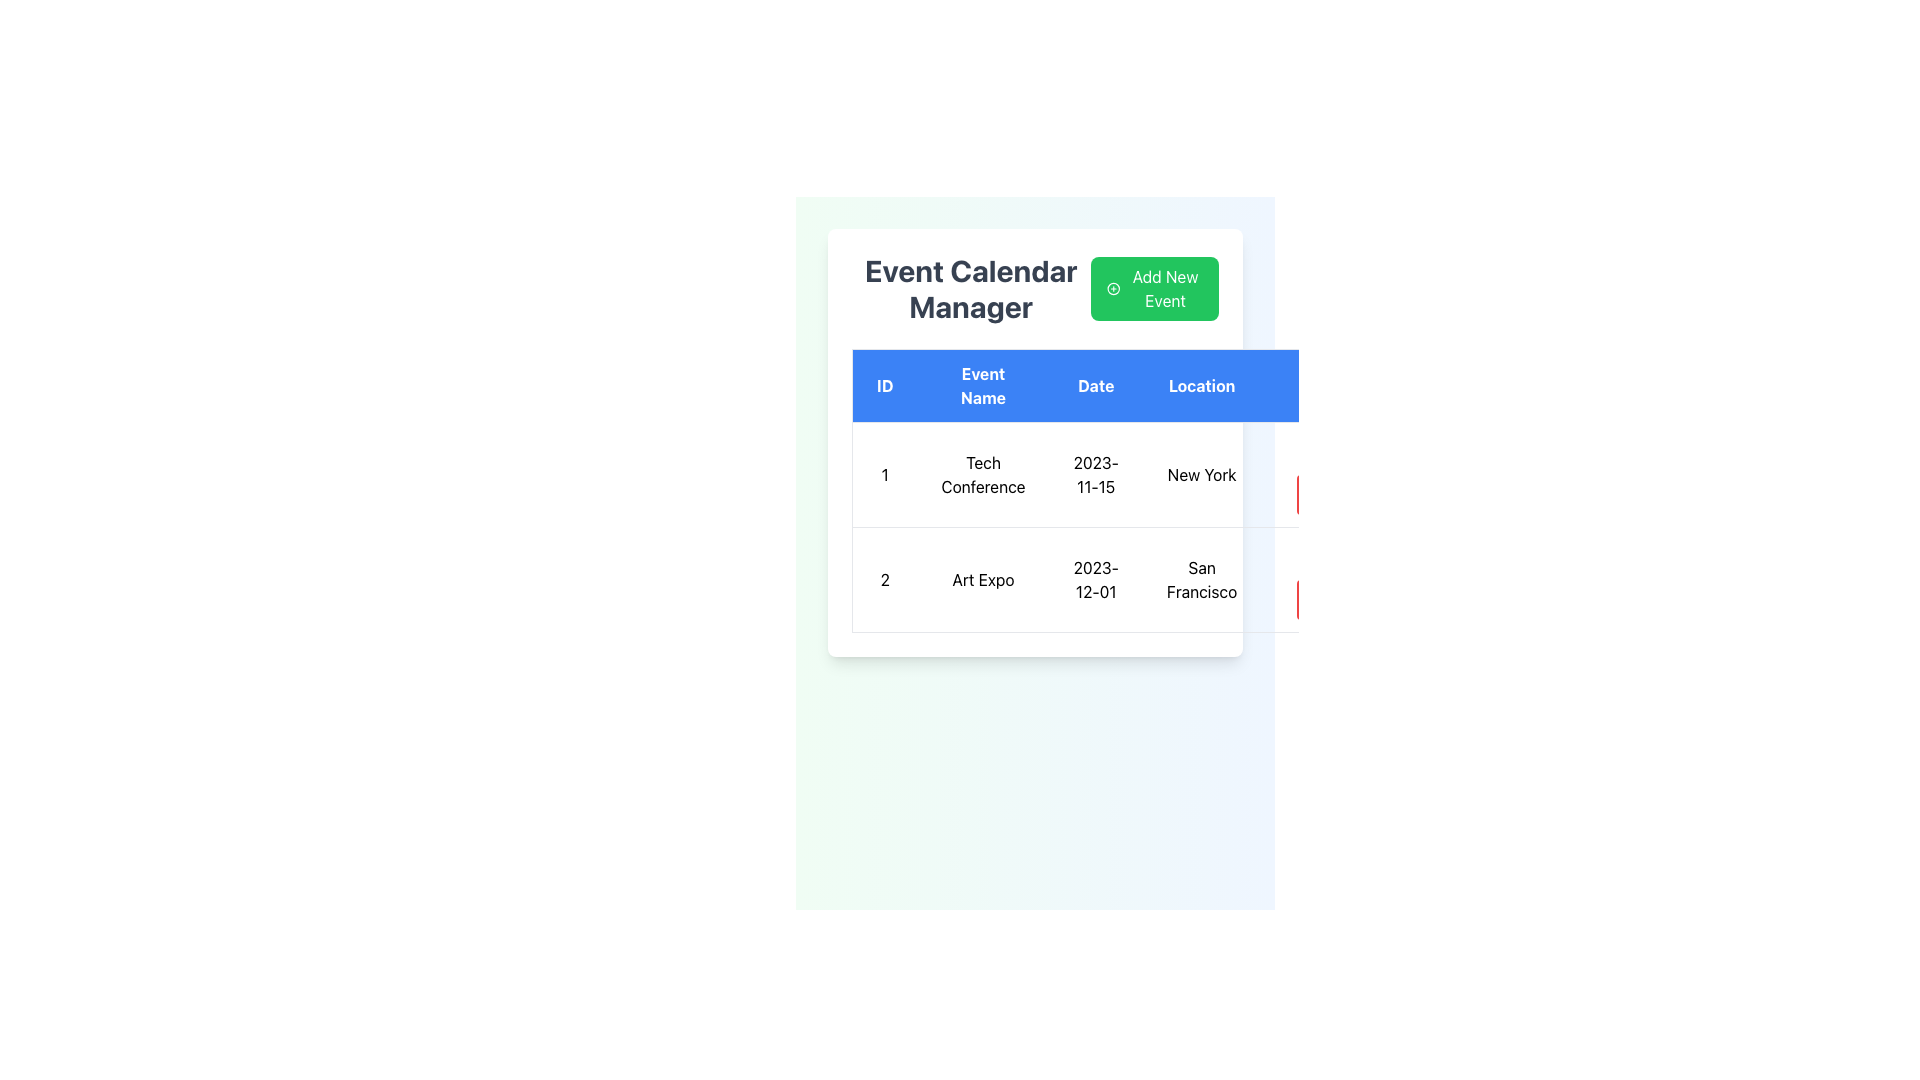 The height and width of the screenshot is (1080, 1920). Describe the element at coordinates (883, 474) in the screenshot. I see `the static text element that serves as an identifier or serial number in the first position of the ID column in the table` at that location.